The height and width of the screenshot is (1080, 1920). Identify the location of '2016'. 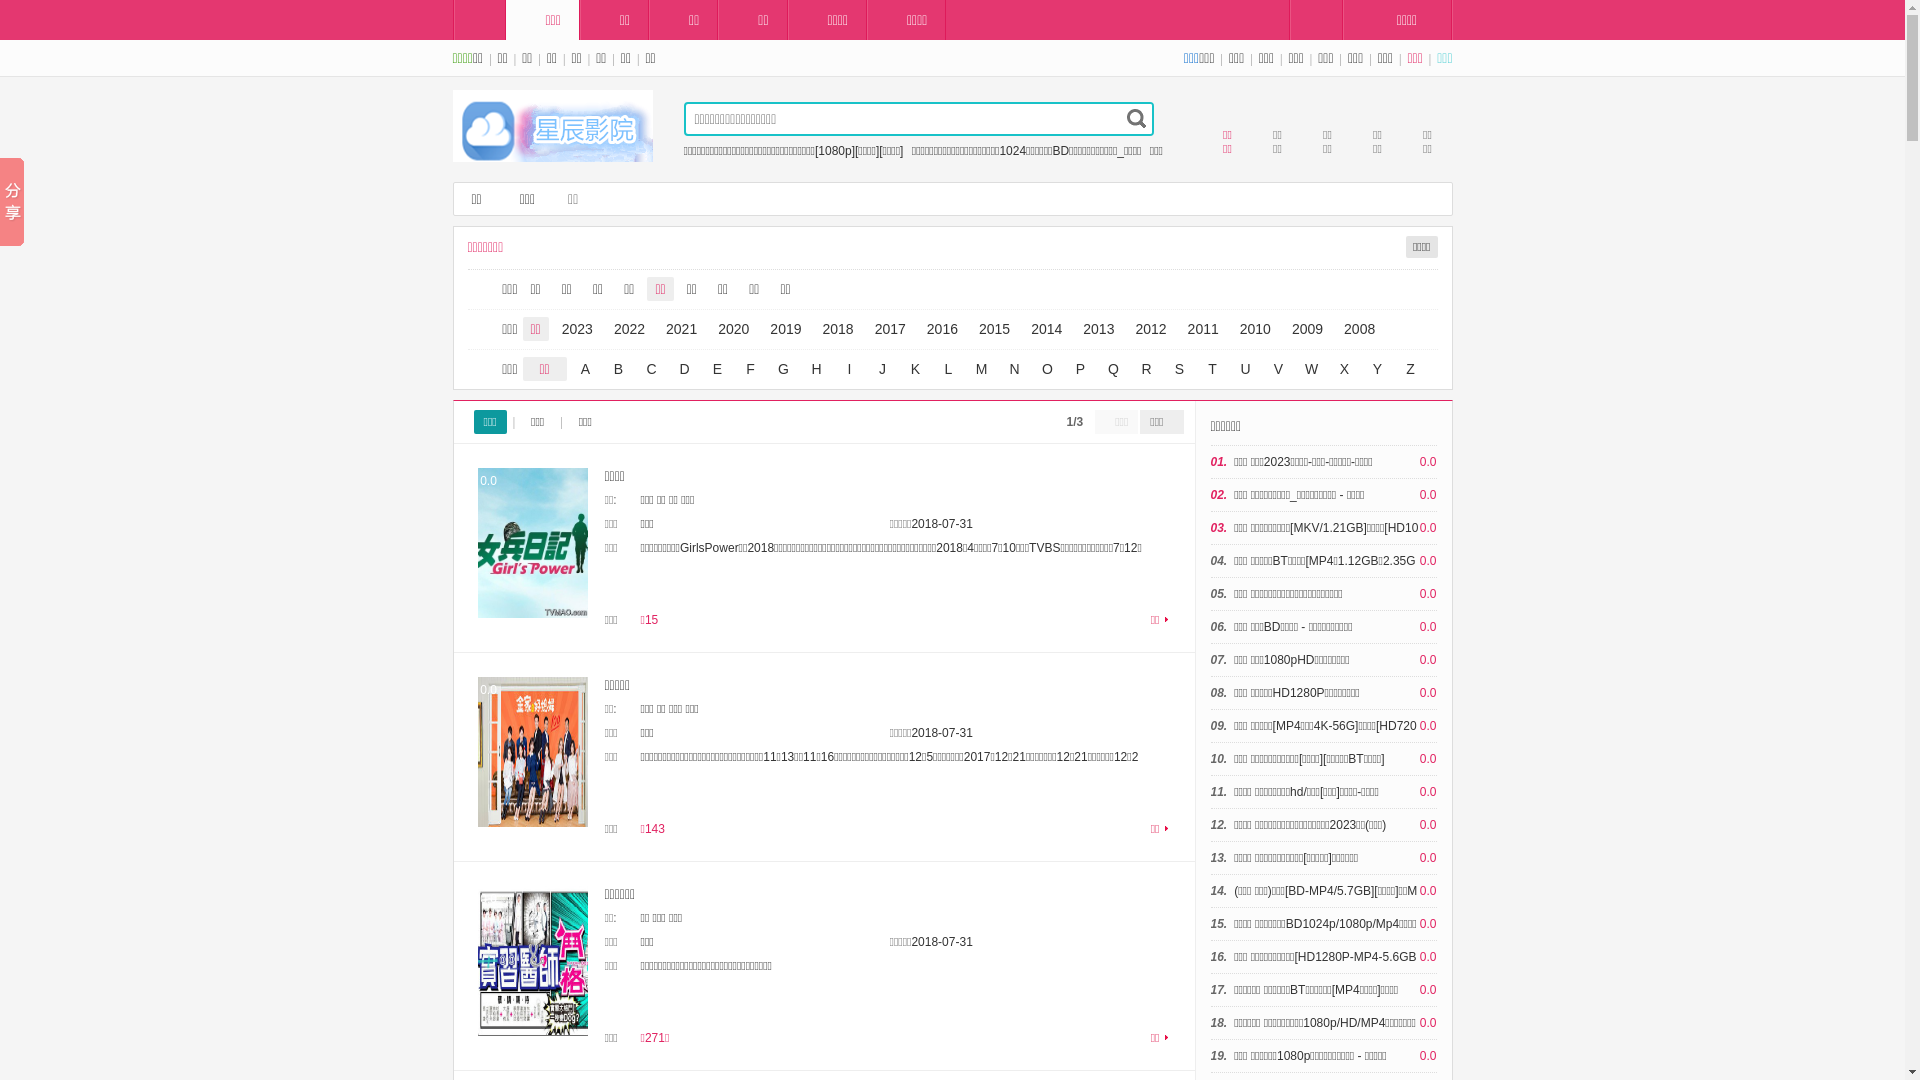
(941, 327).